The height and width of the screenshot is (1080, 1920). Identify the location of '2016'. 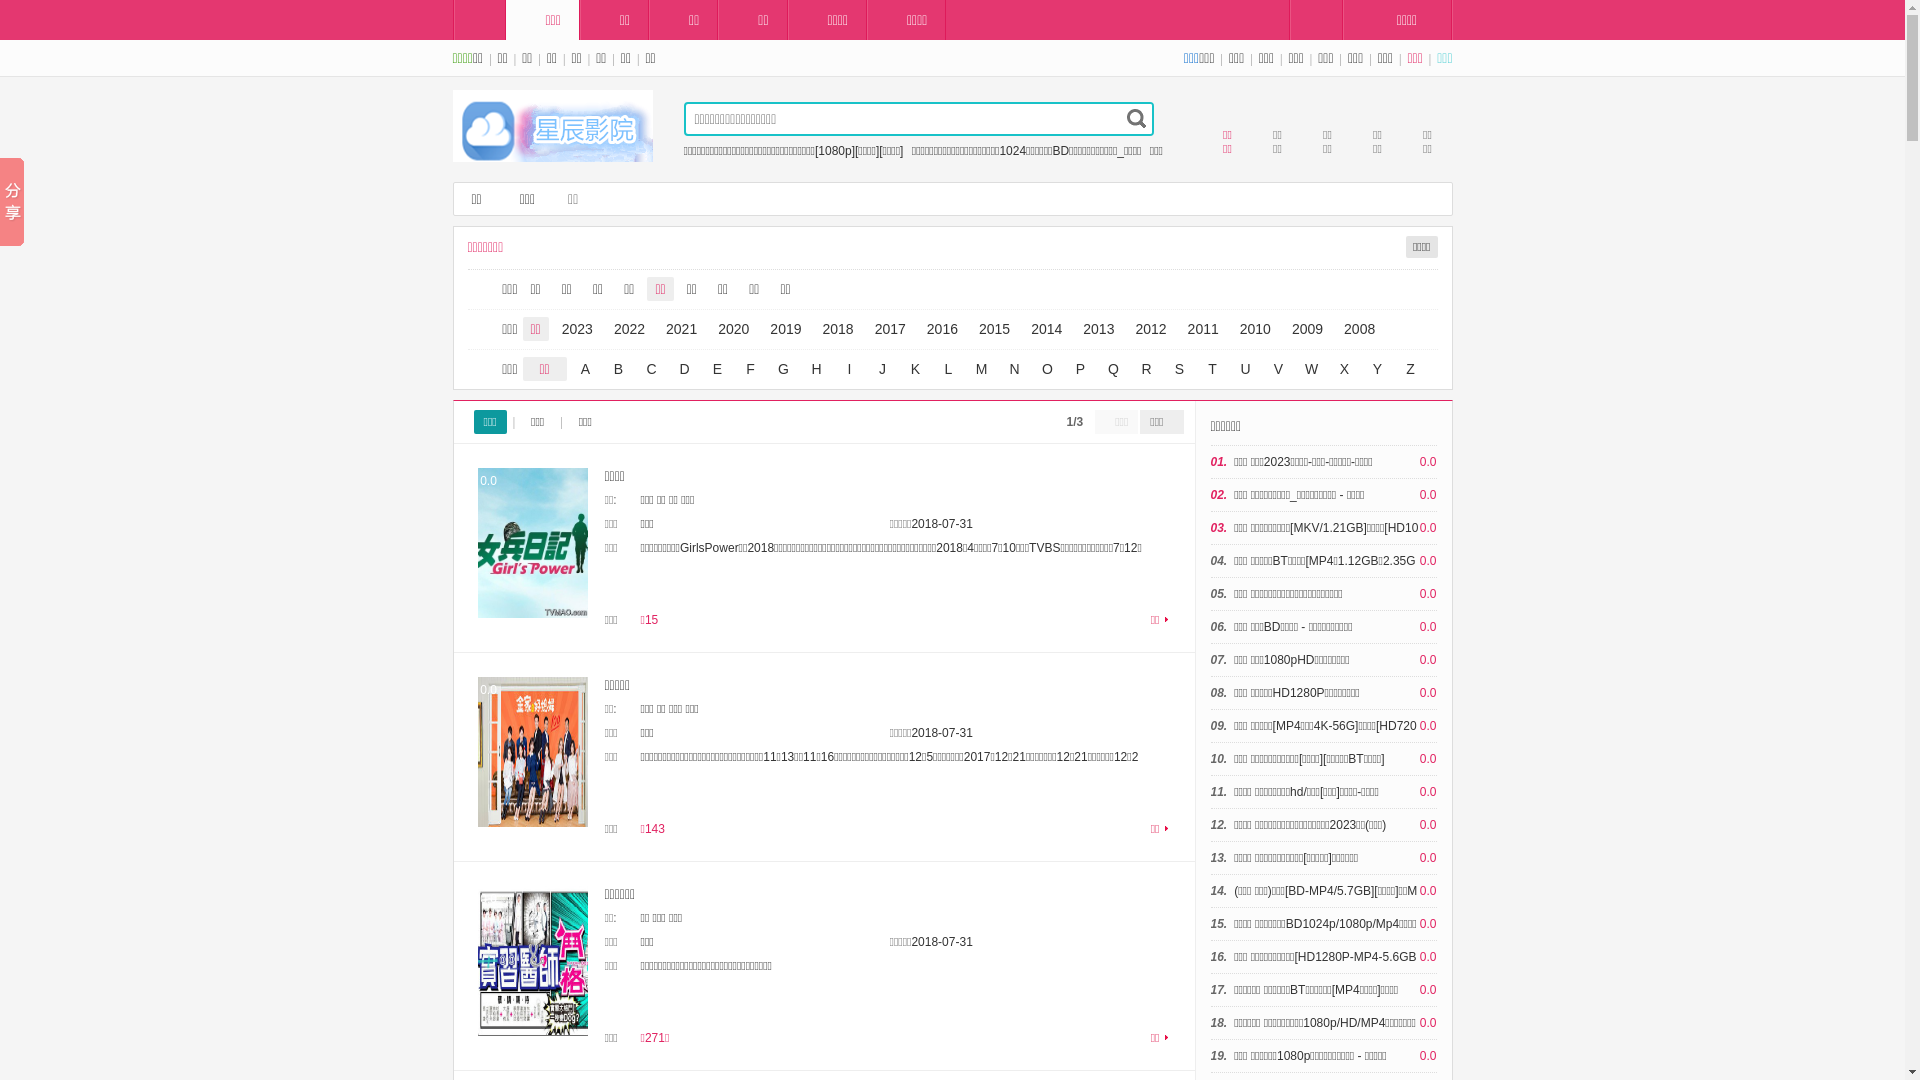
(941, 327).